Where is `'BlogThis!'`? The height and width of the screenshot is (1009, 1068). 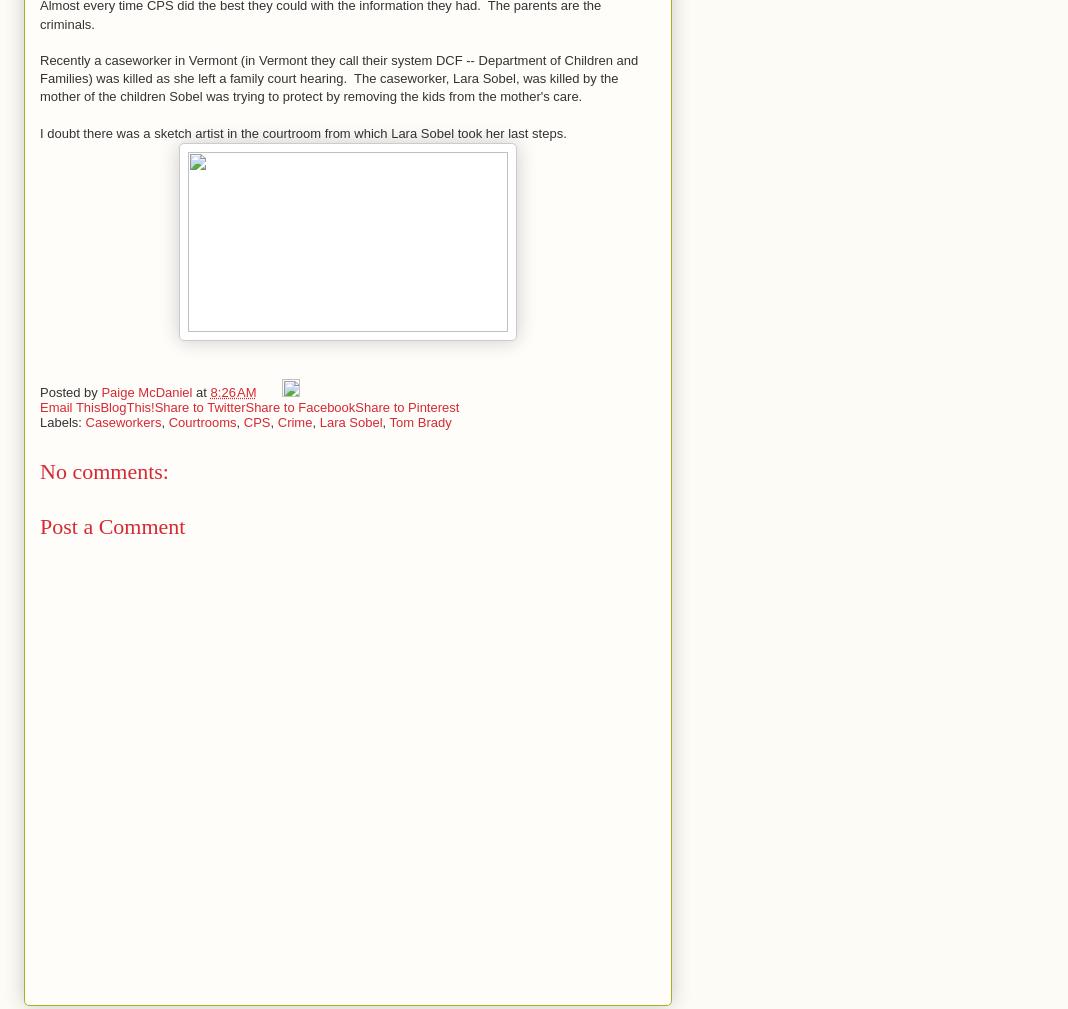 'BlogThis!' is located at coordinates (125, 405).